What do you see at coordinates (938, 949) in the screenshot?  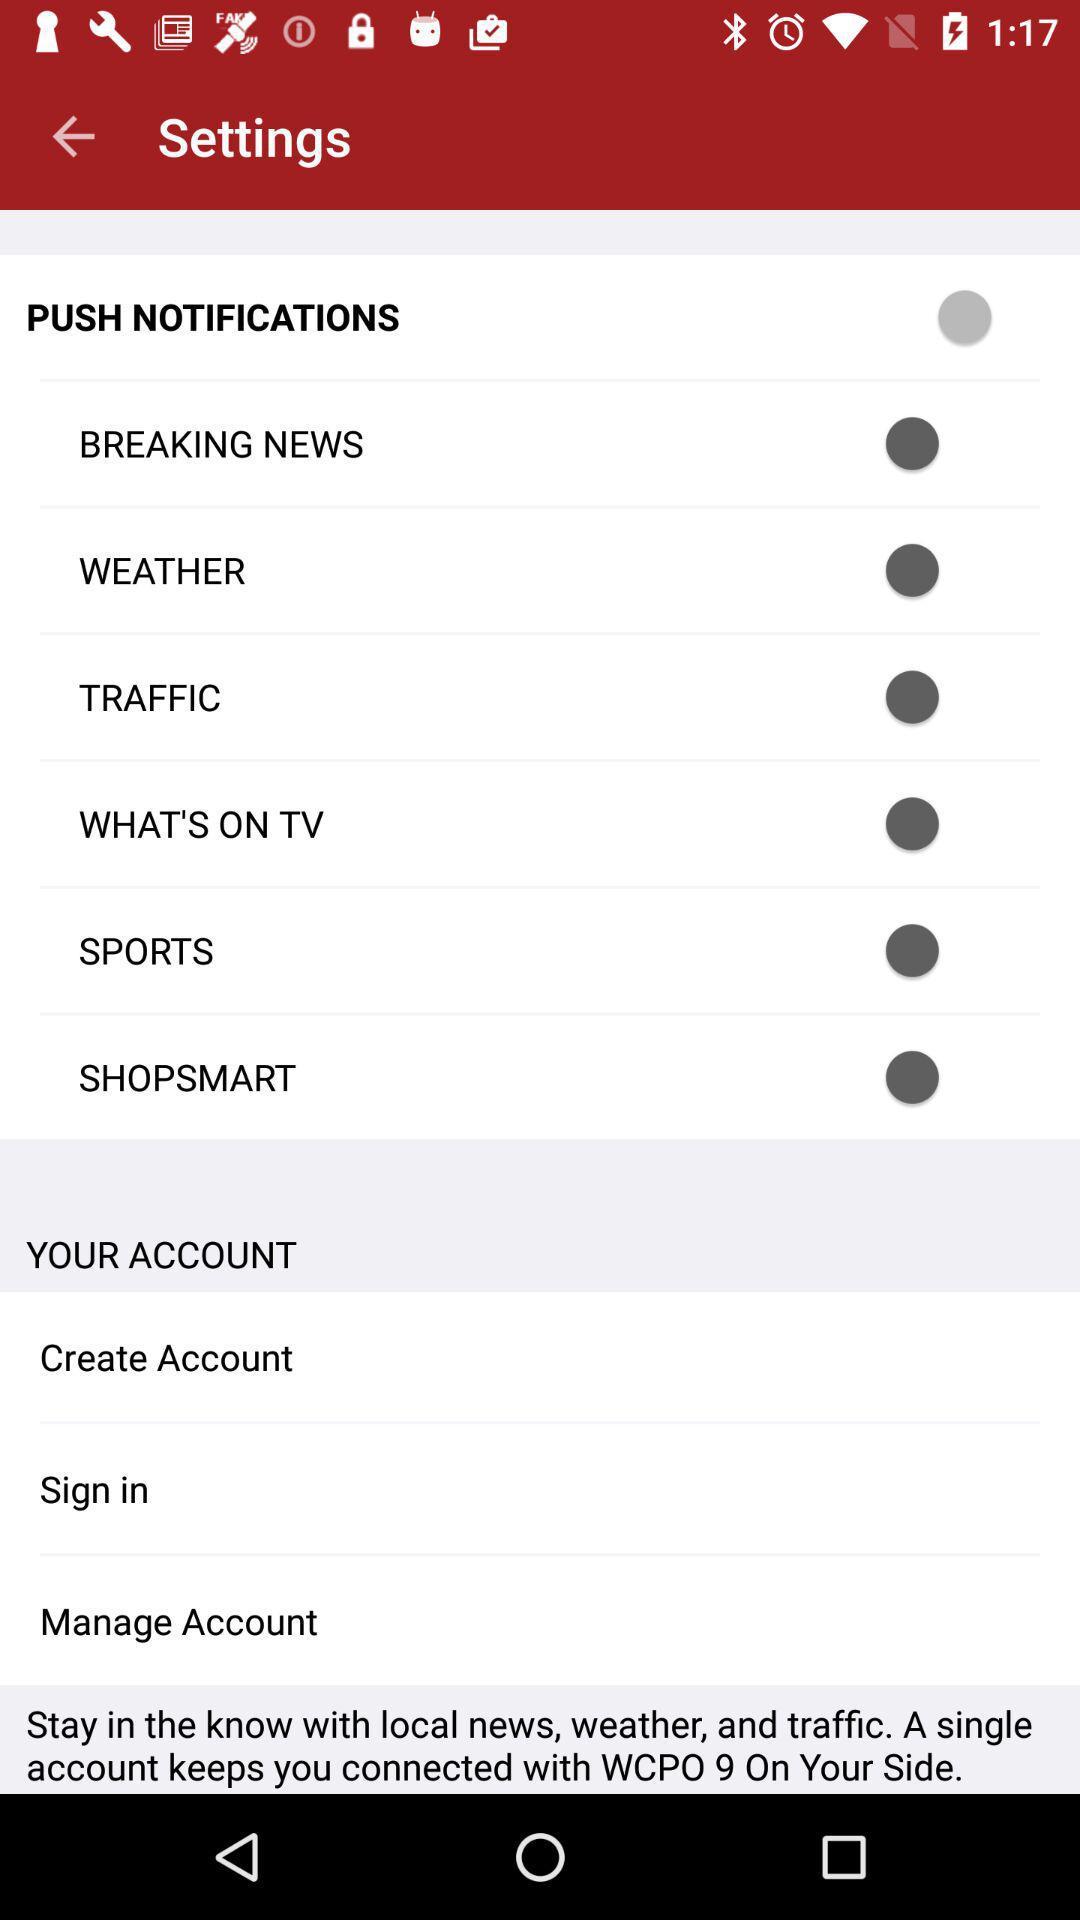 I see `sports switch option` at bounding box center [938, 949].